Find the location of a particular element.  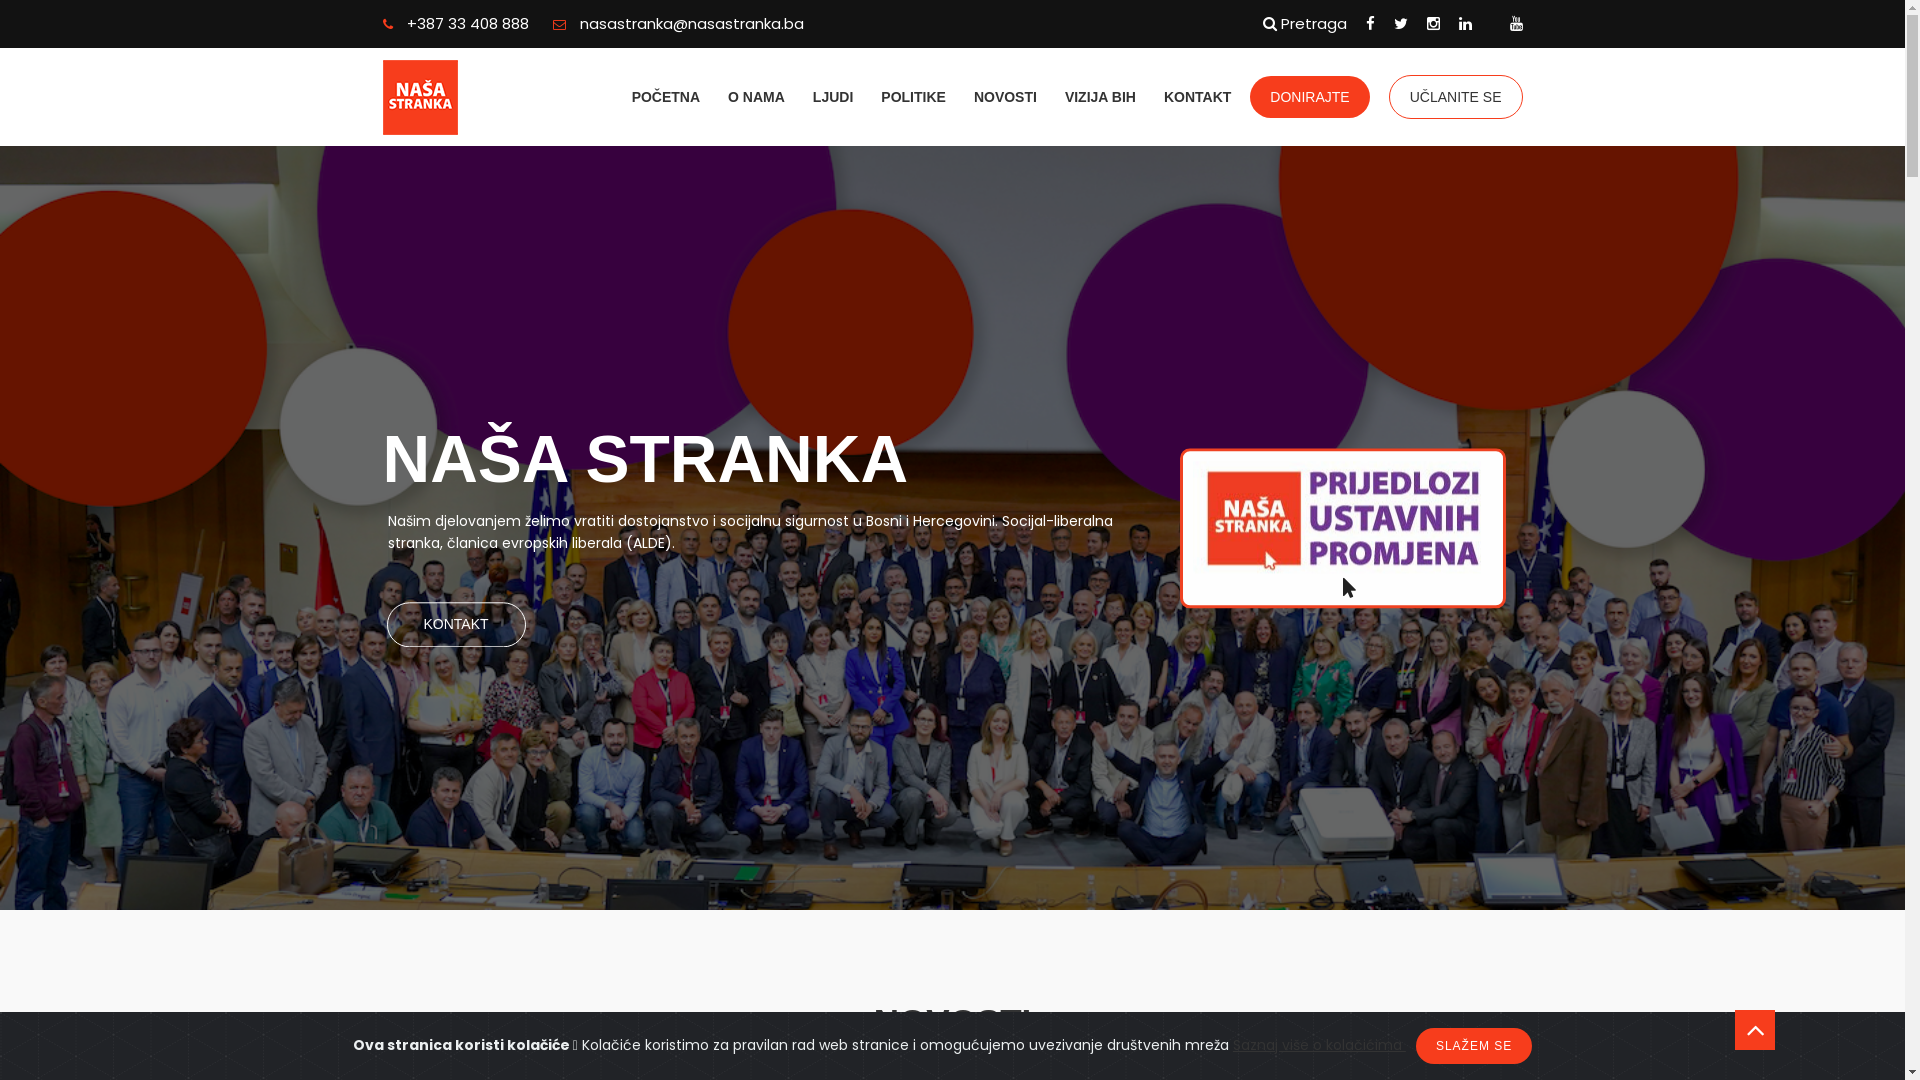

'LinkedIn' is located at coordinates (1464, 23).